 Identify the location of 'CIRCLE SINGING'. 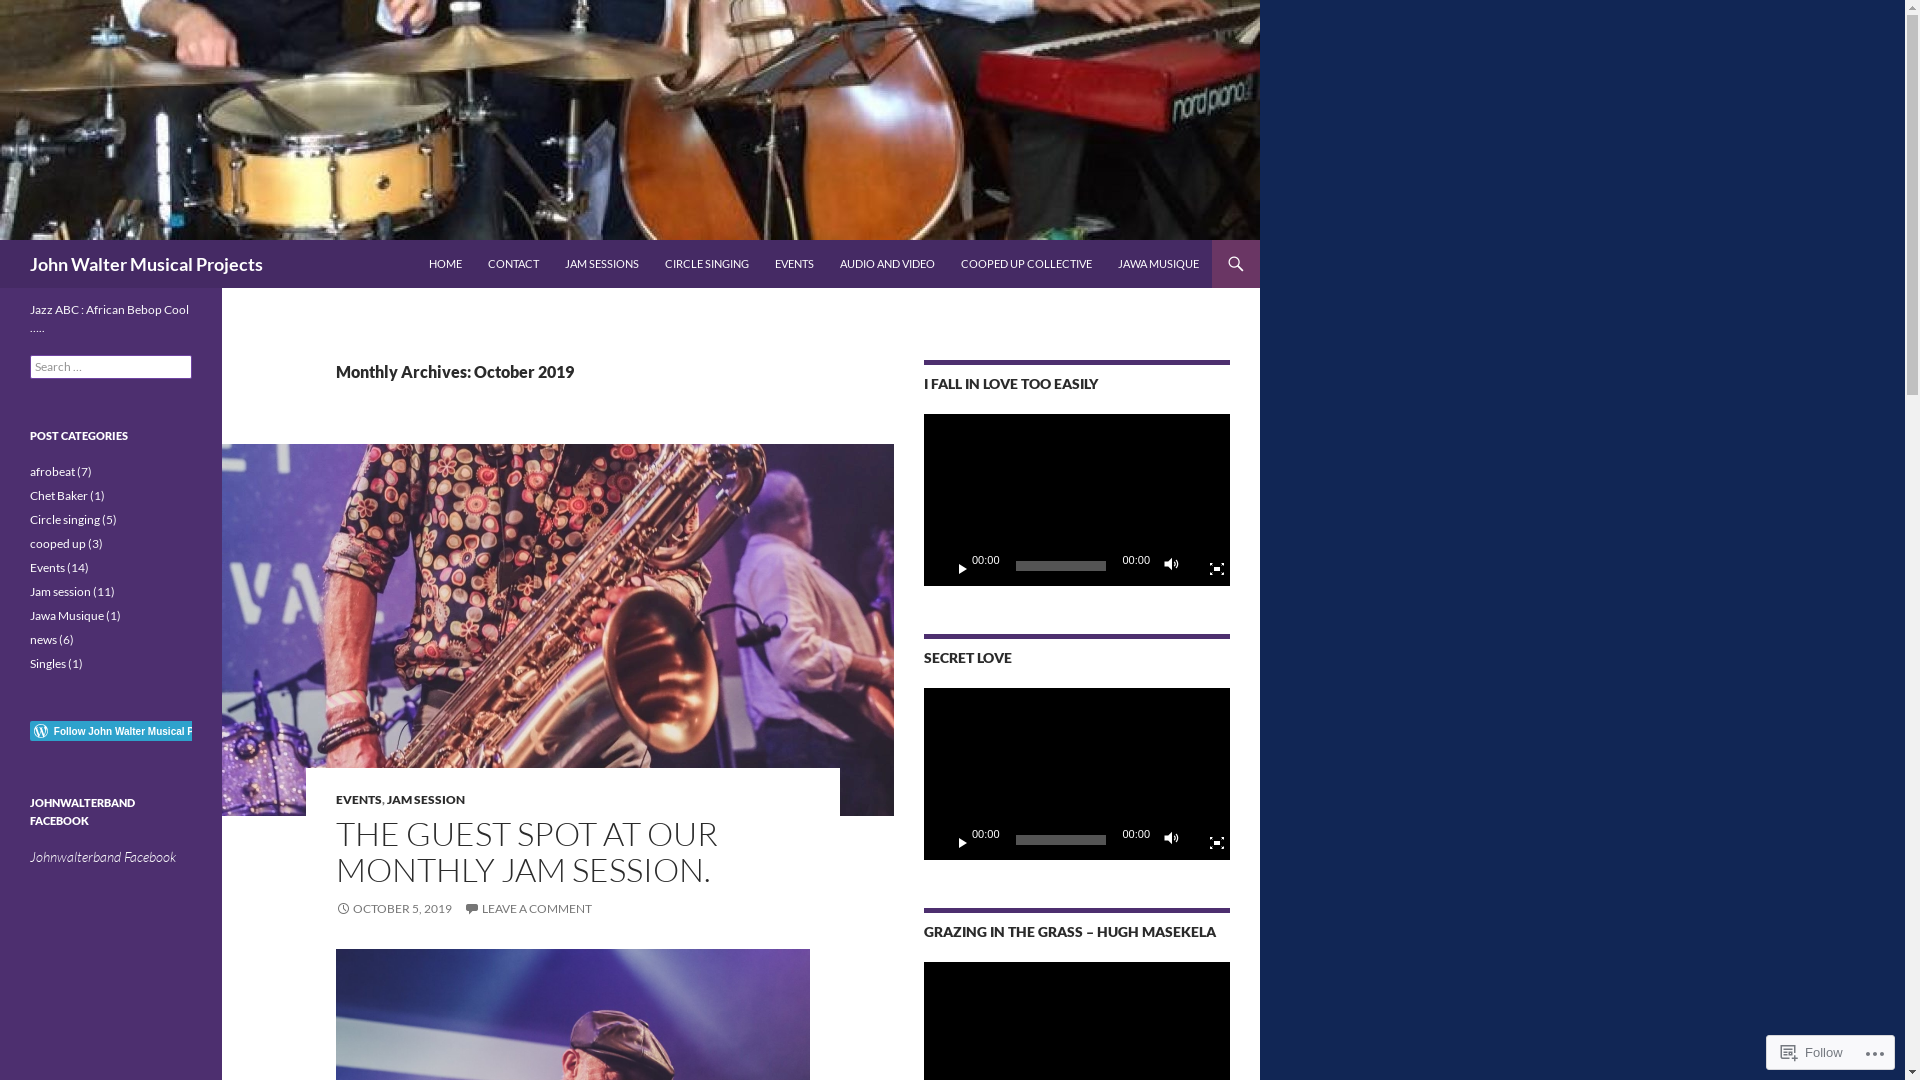
(706, 262).